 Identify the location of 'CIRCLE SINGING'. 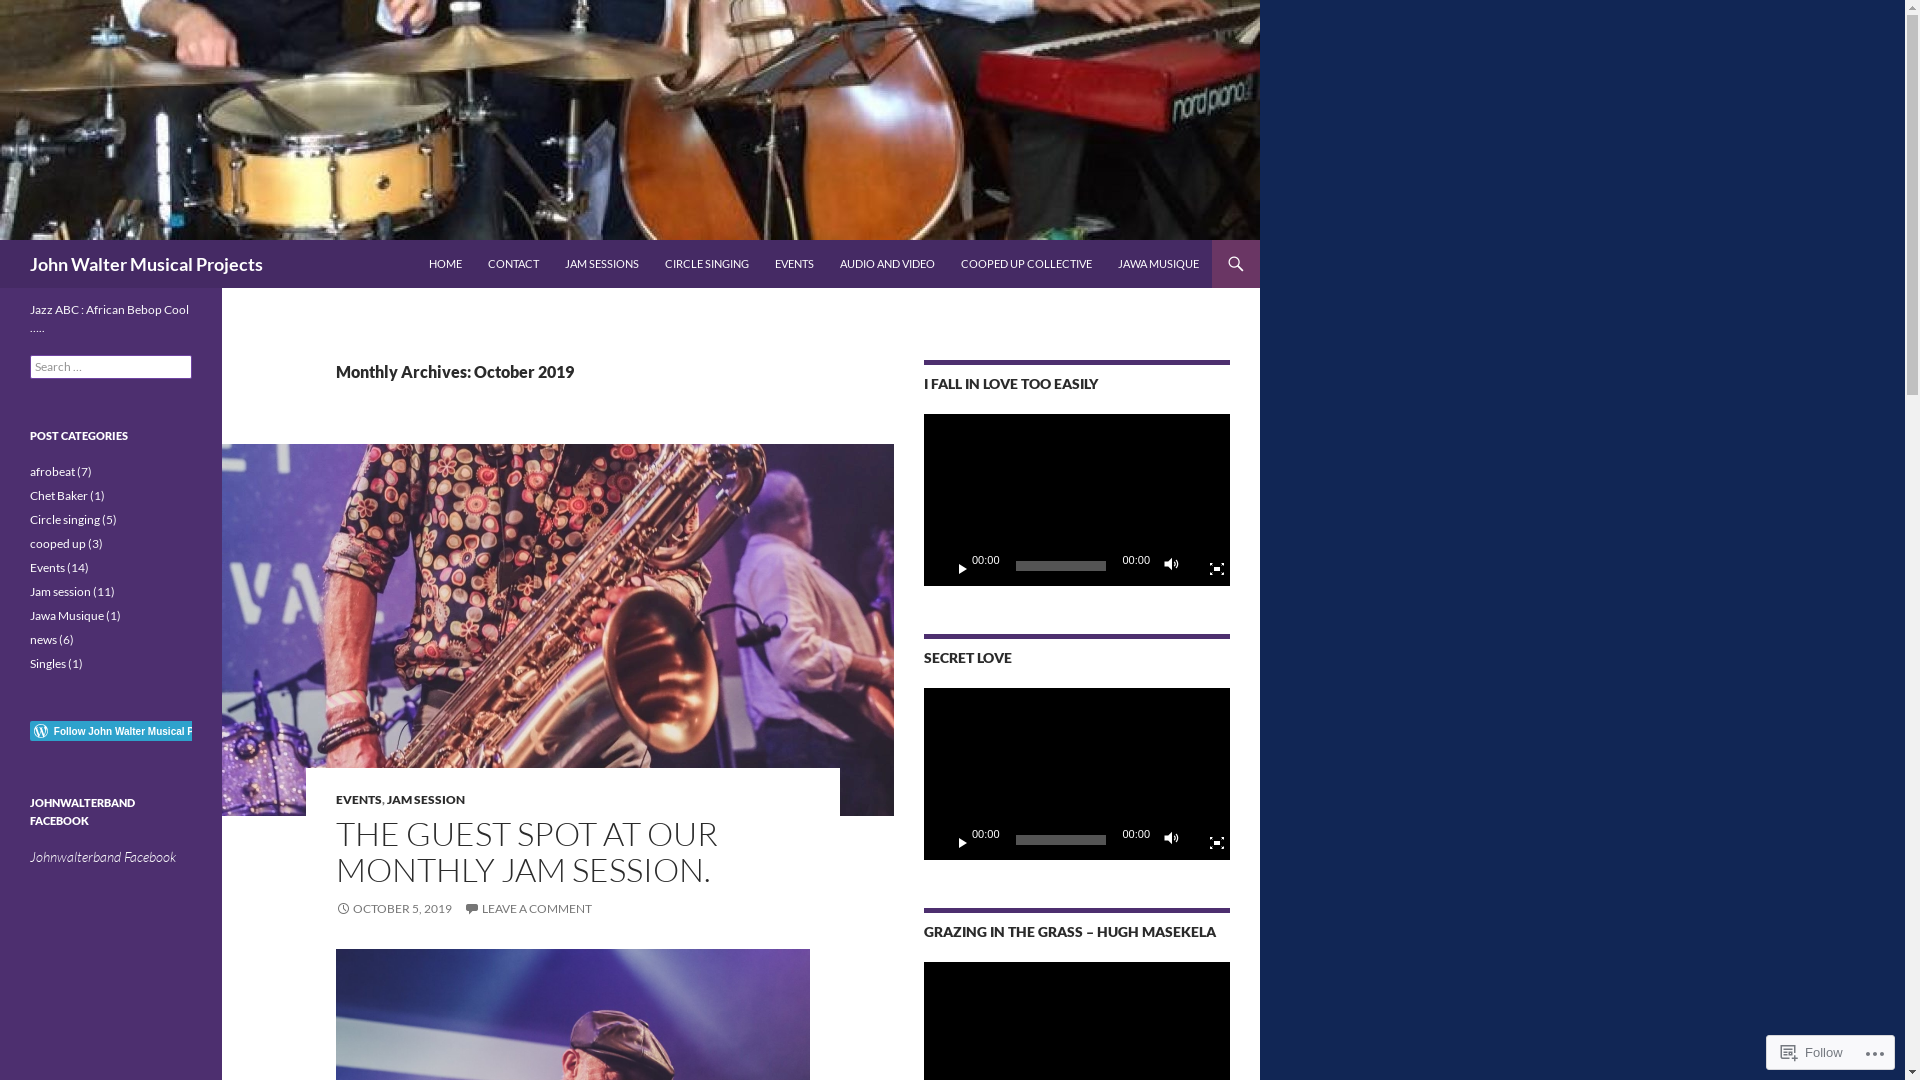
(706, 262).